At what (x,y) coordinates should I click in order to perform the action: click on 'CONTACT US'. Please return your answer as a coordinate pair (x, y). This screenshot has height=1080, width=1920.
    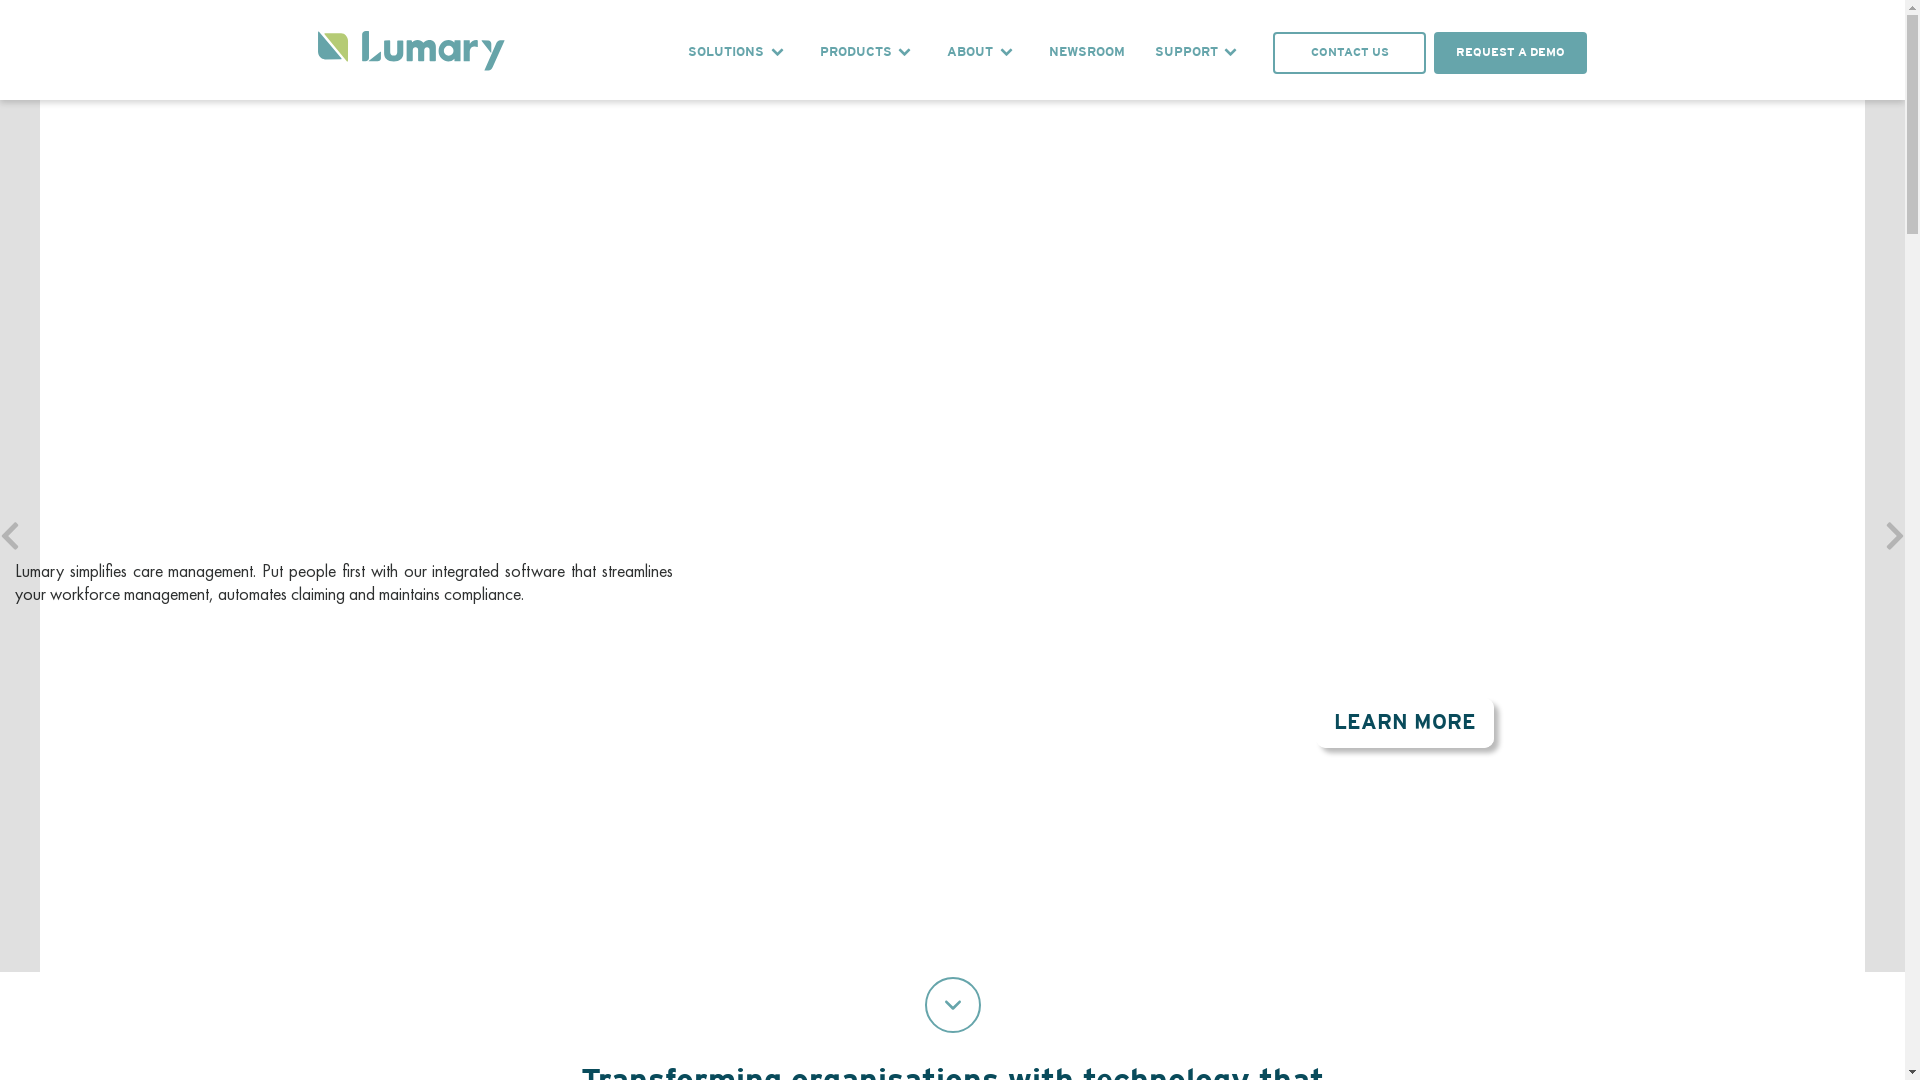
    Looking at the image, I should click on (236, 689).